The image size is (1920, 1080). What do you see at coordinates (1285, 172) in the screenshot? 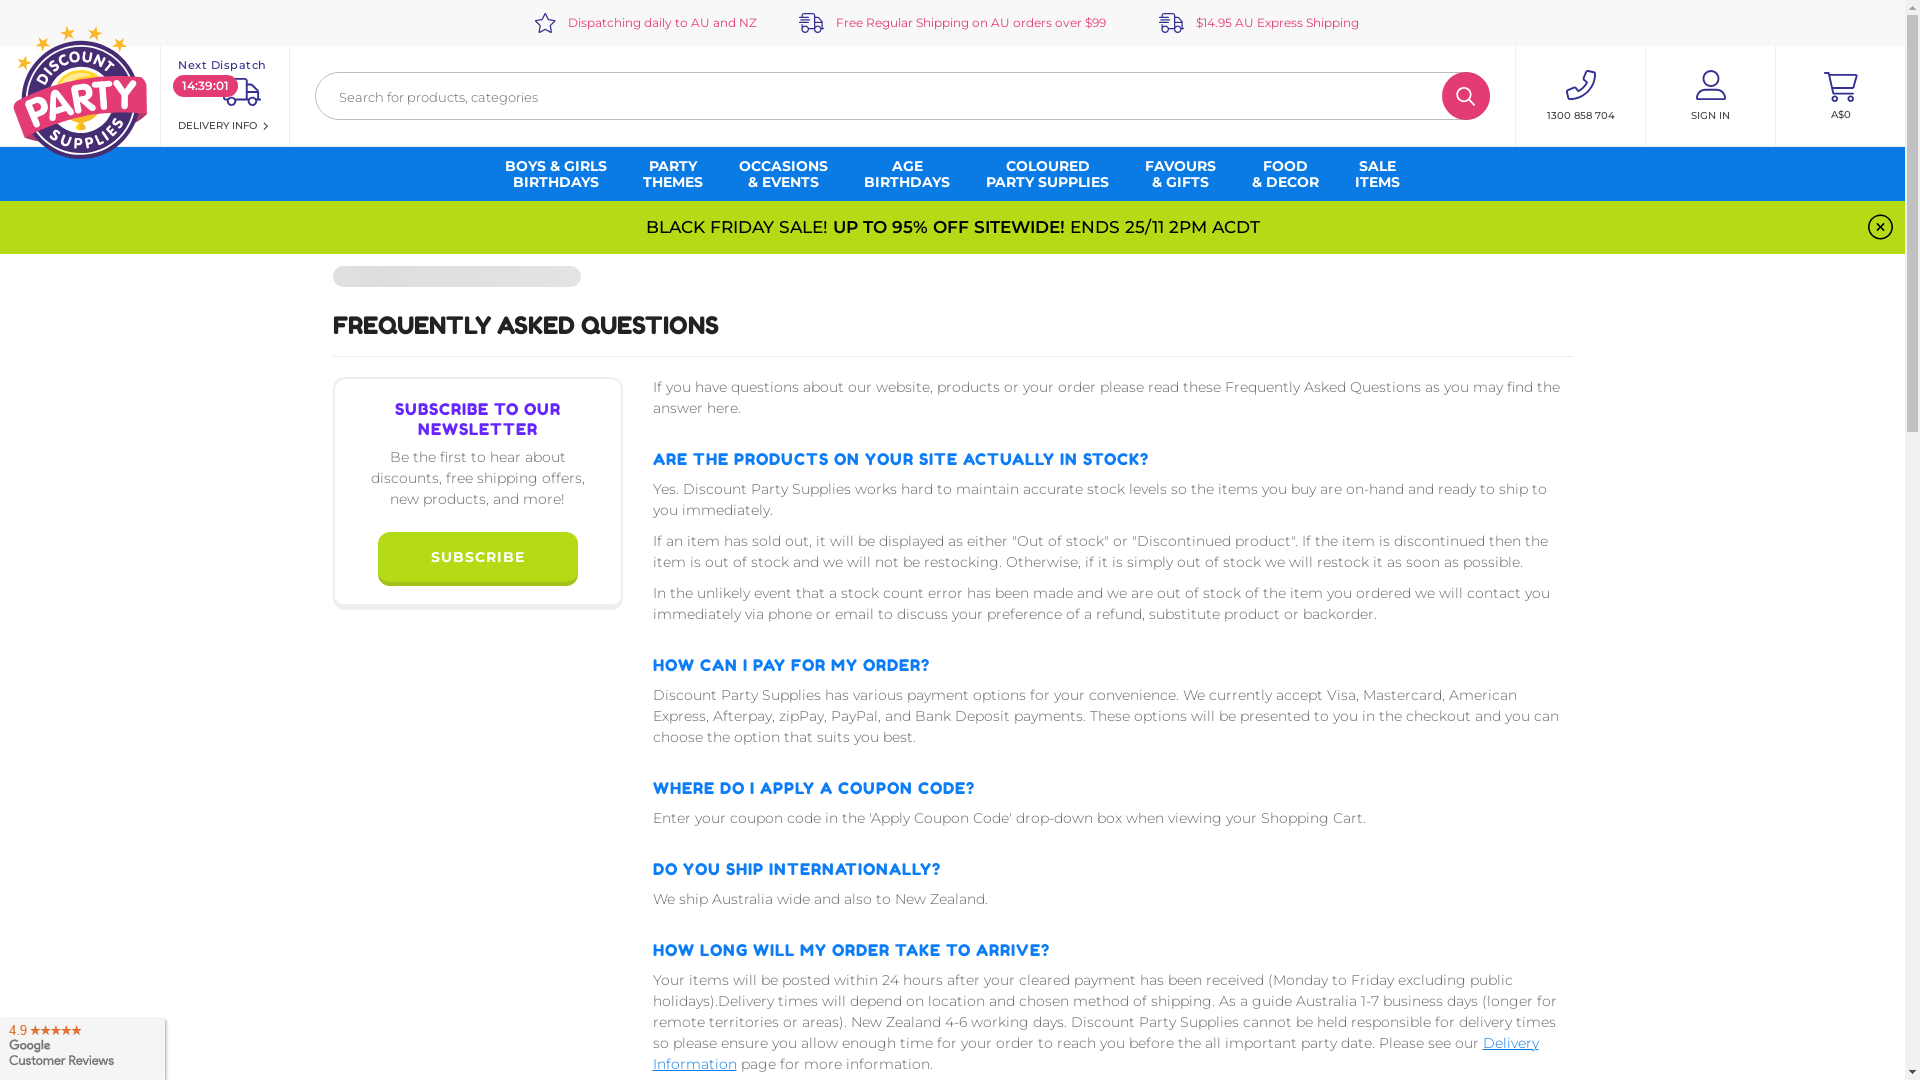
I see `'FOOD` at bounding box center [1285, 172].